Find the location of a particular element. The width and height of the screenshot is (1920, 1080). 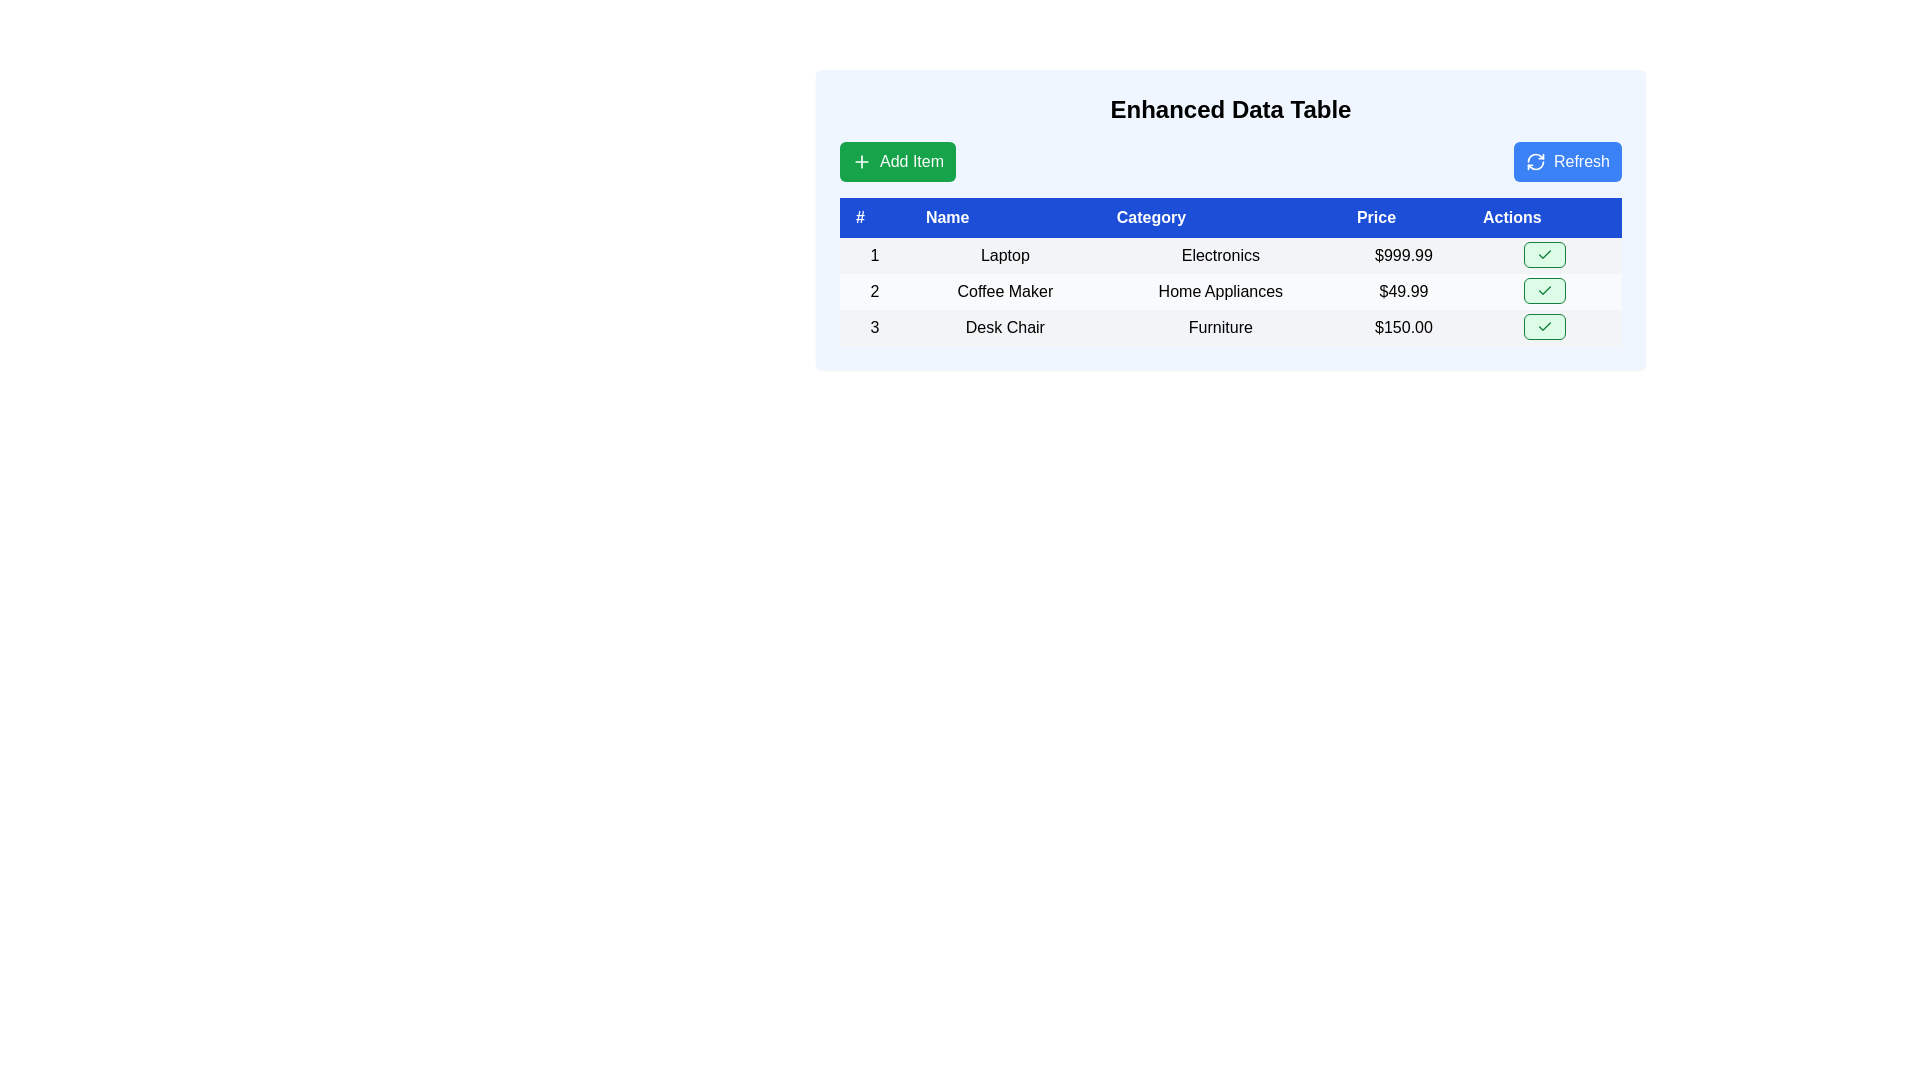

the graphical icon that confirms or selects the 'Desk Chair' entry in the table, located within the green button in the 'Actions' column of the third row is located at coordinates (1543, 326).